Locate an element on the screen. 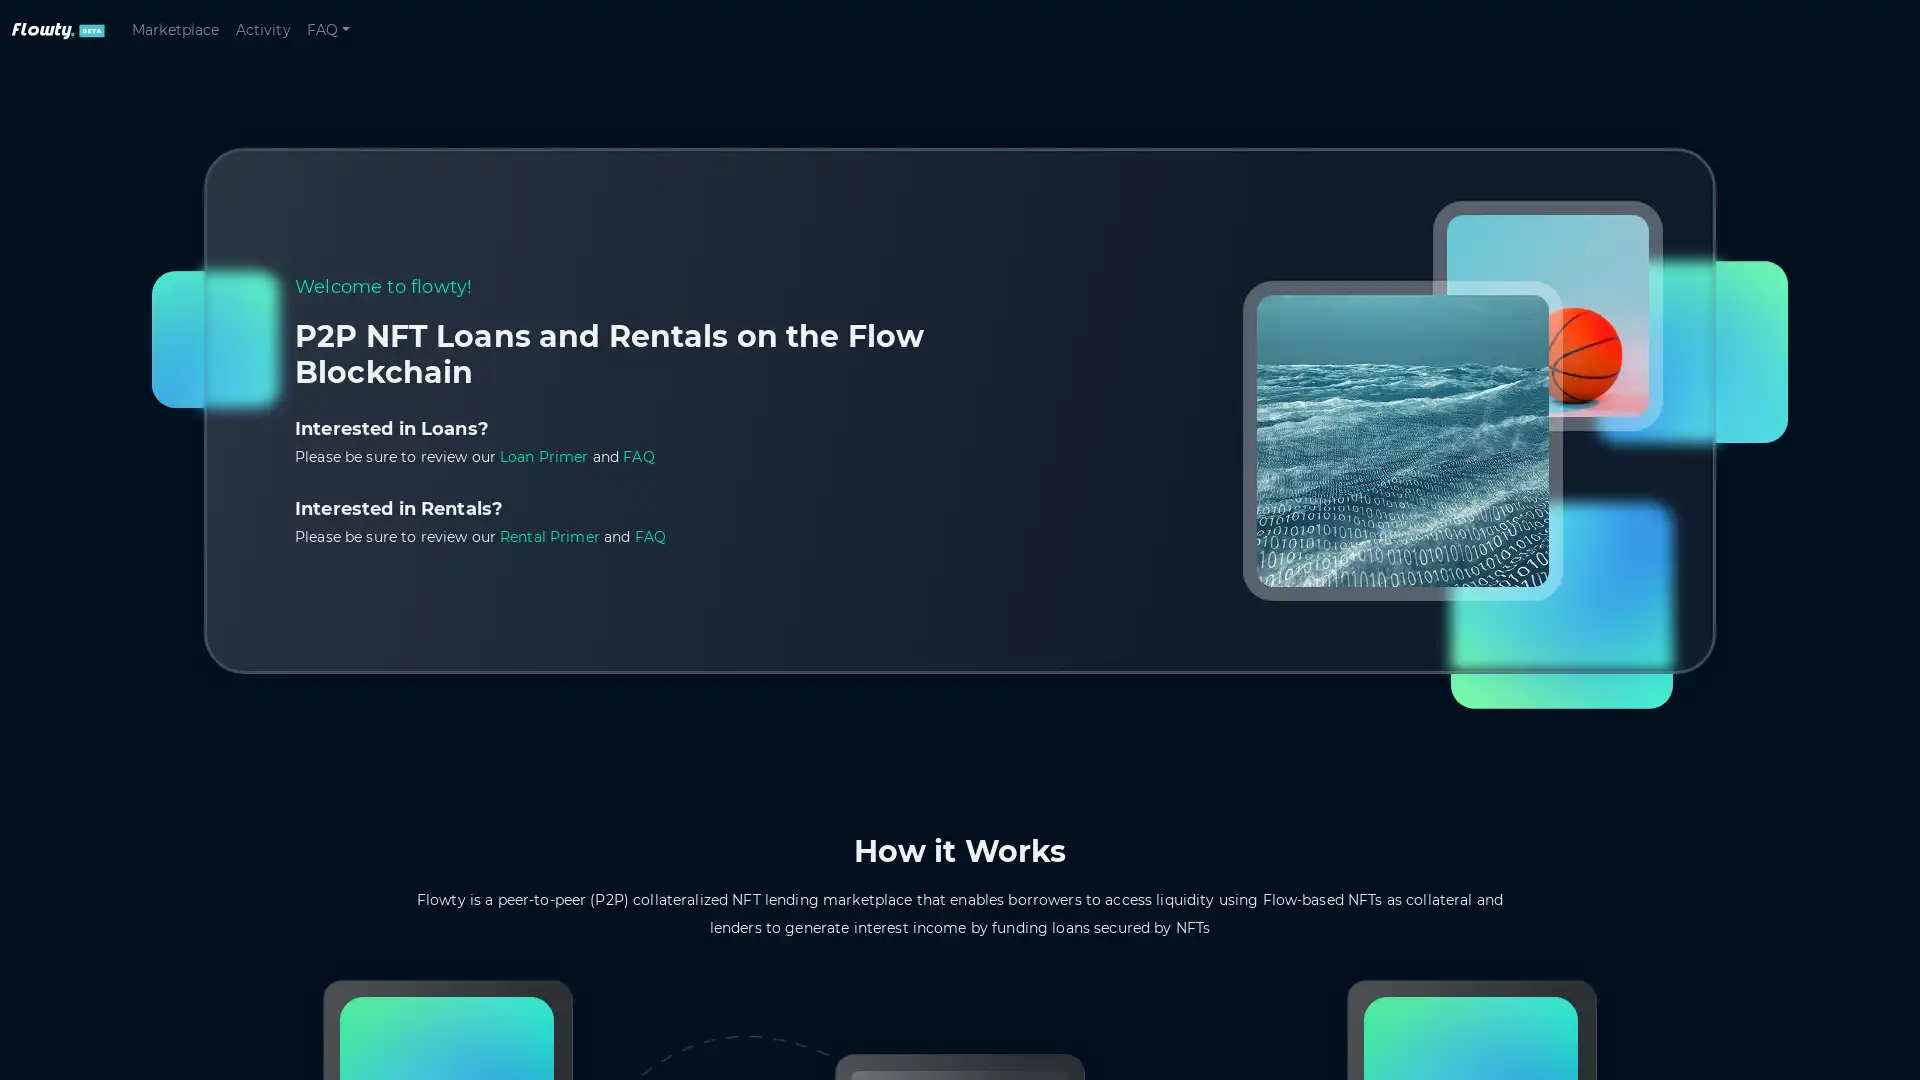  Connect wallet is located at coordinates (1831, 27).